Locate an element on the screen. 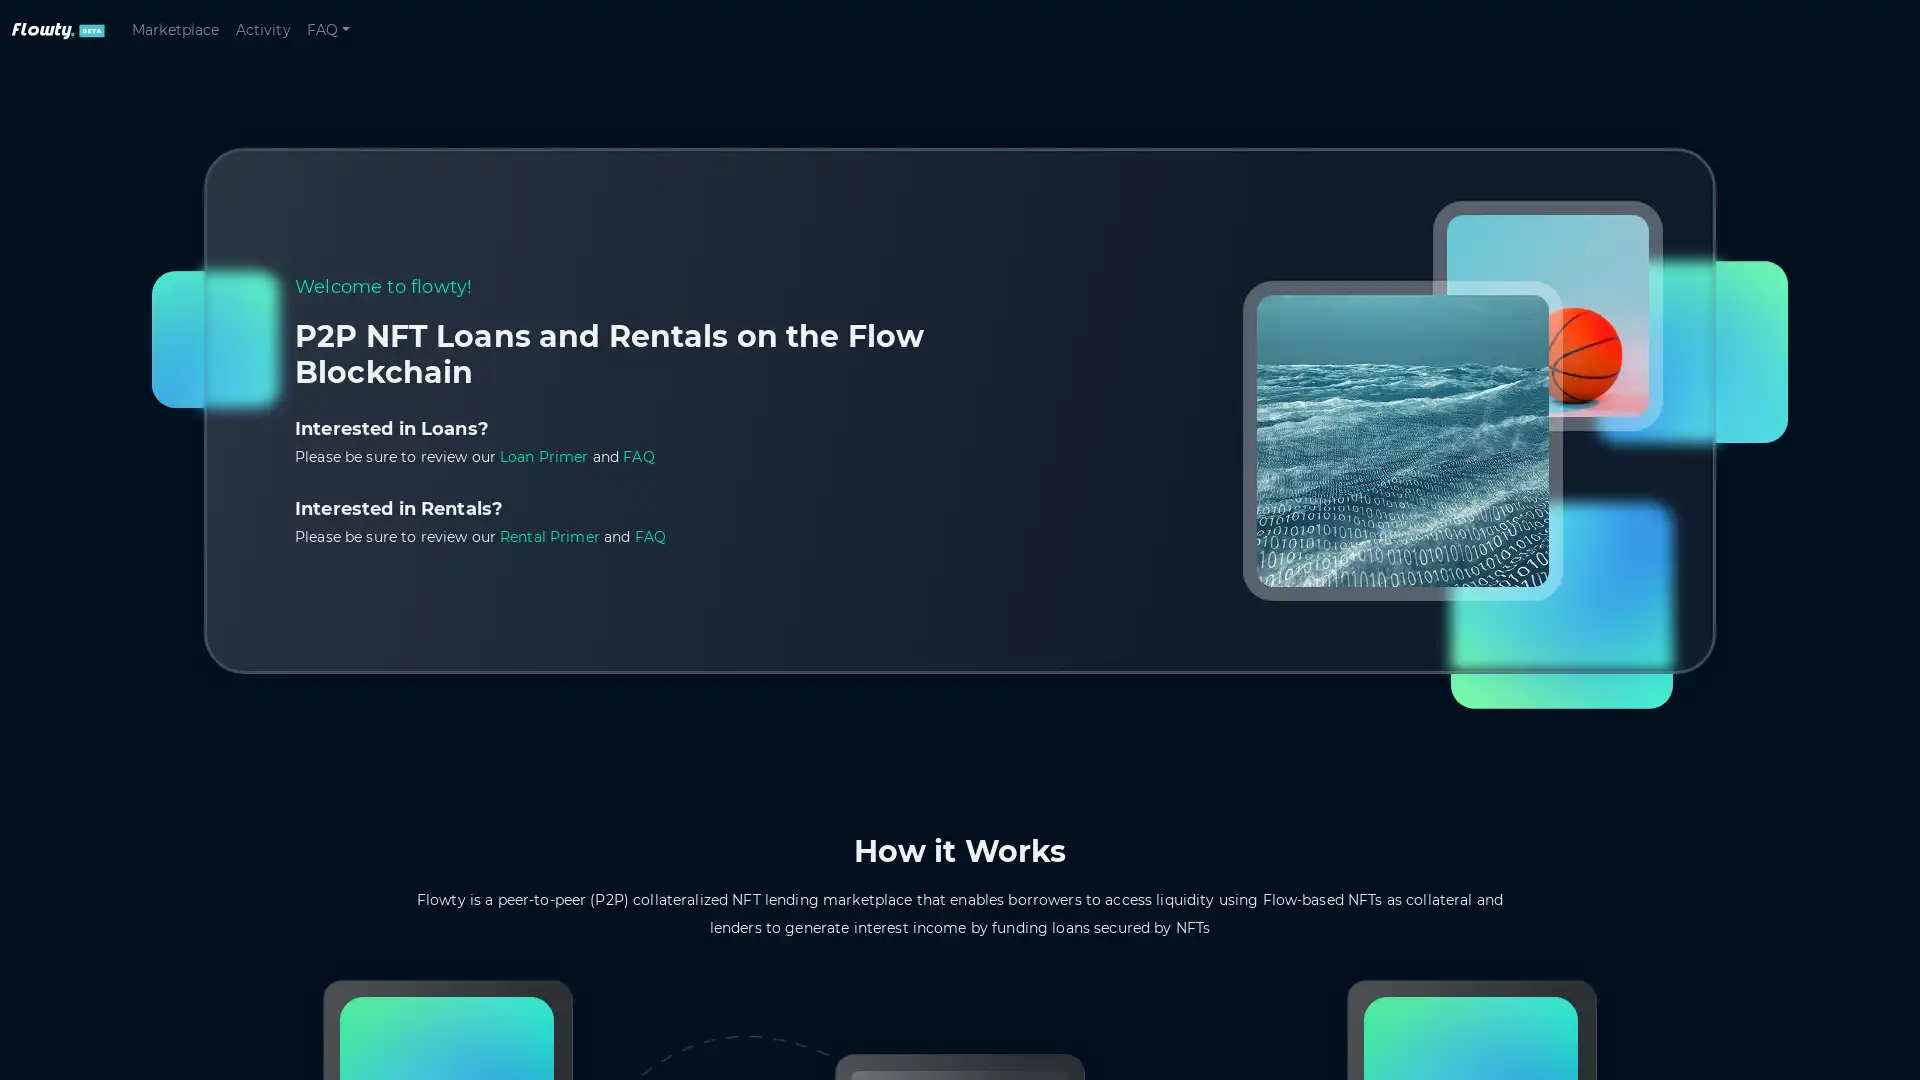  Connect wallet is located at coordinates (1831, 27).